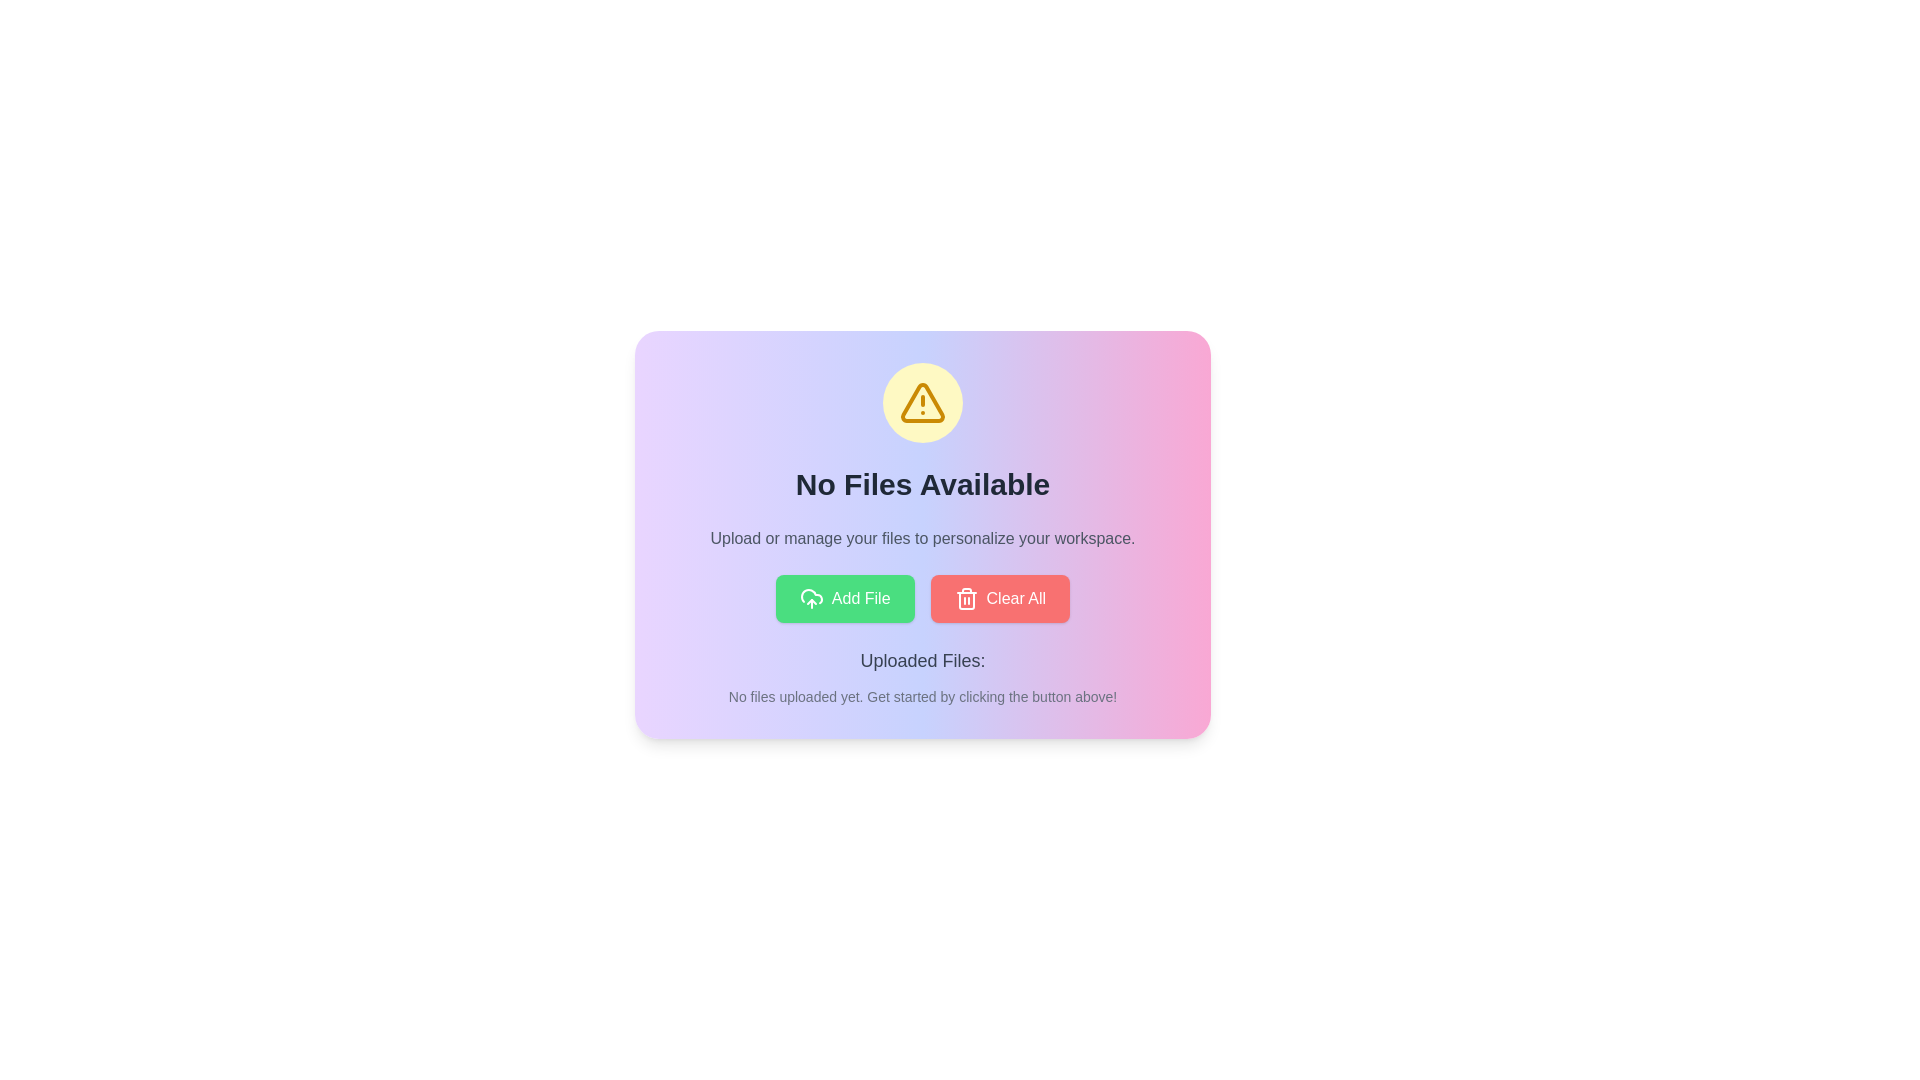 The height and width of the screenshot is (1080, 1920). What do you see at coordinates (921, 696) in the screenshot?
I see `the plain text message that reads 'No files uploaded yet. Get started by clicking the button above!', which is located below the heading 'Uploaded Files:' in the primary interface` at bounding box center [921, 696].